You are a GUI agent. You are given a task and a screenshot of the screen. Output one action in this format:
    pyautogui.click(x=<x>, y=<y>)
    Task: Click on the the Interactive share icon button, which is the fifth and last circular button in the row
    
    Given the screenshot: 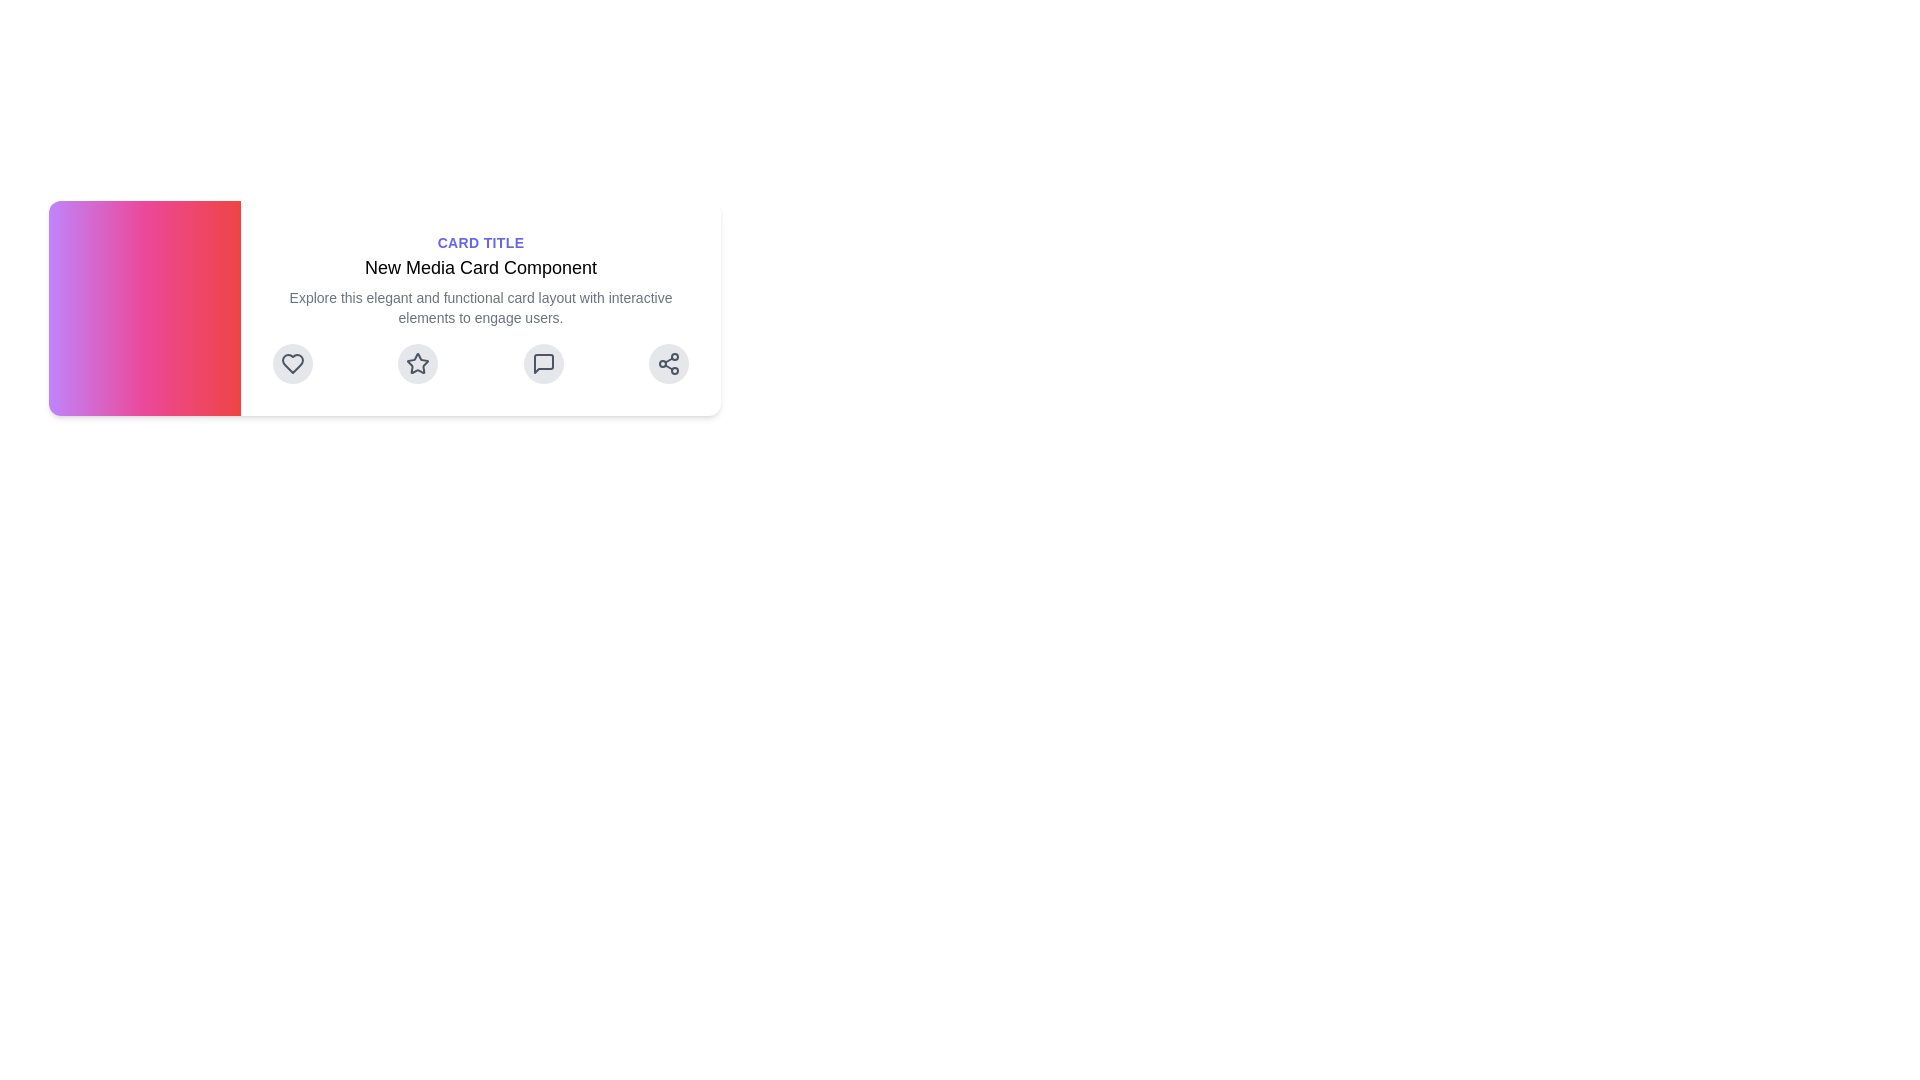 What is the action you would take?
    pyautogui.click(x=668, y=363)
    